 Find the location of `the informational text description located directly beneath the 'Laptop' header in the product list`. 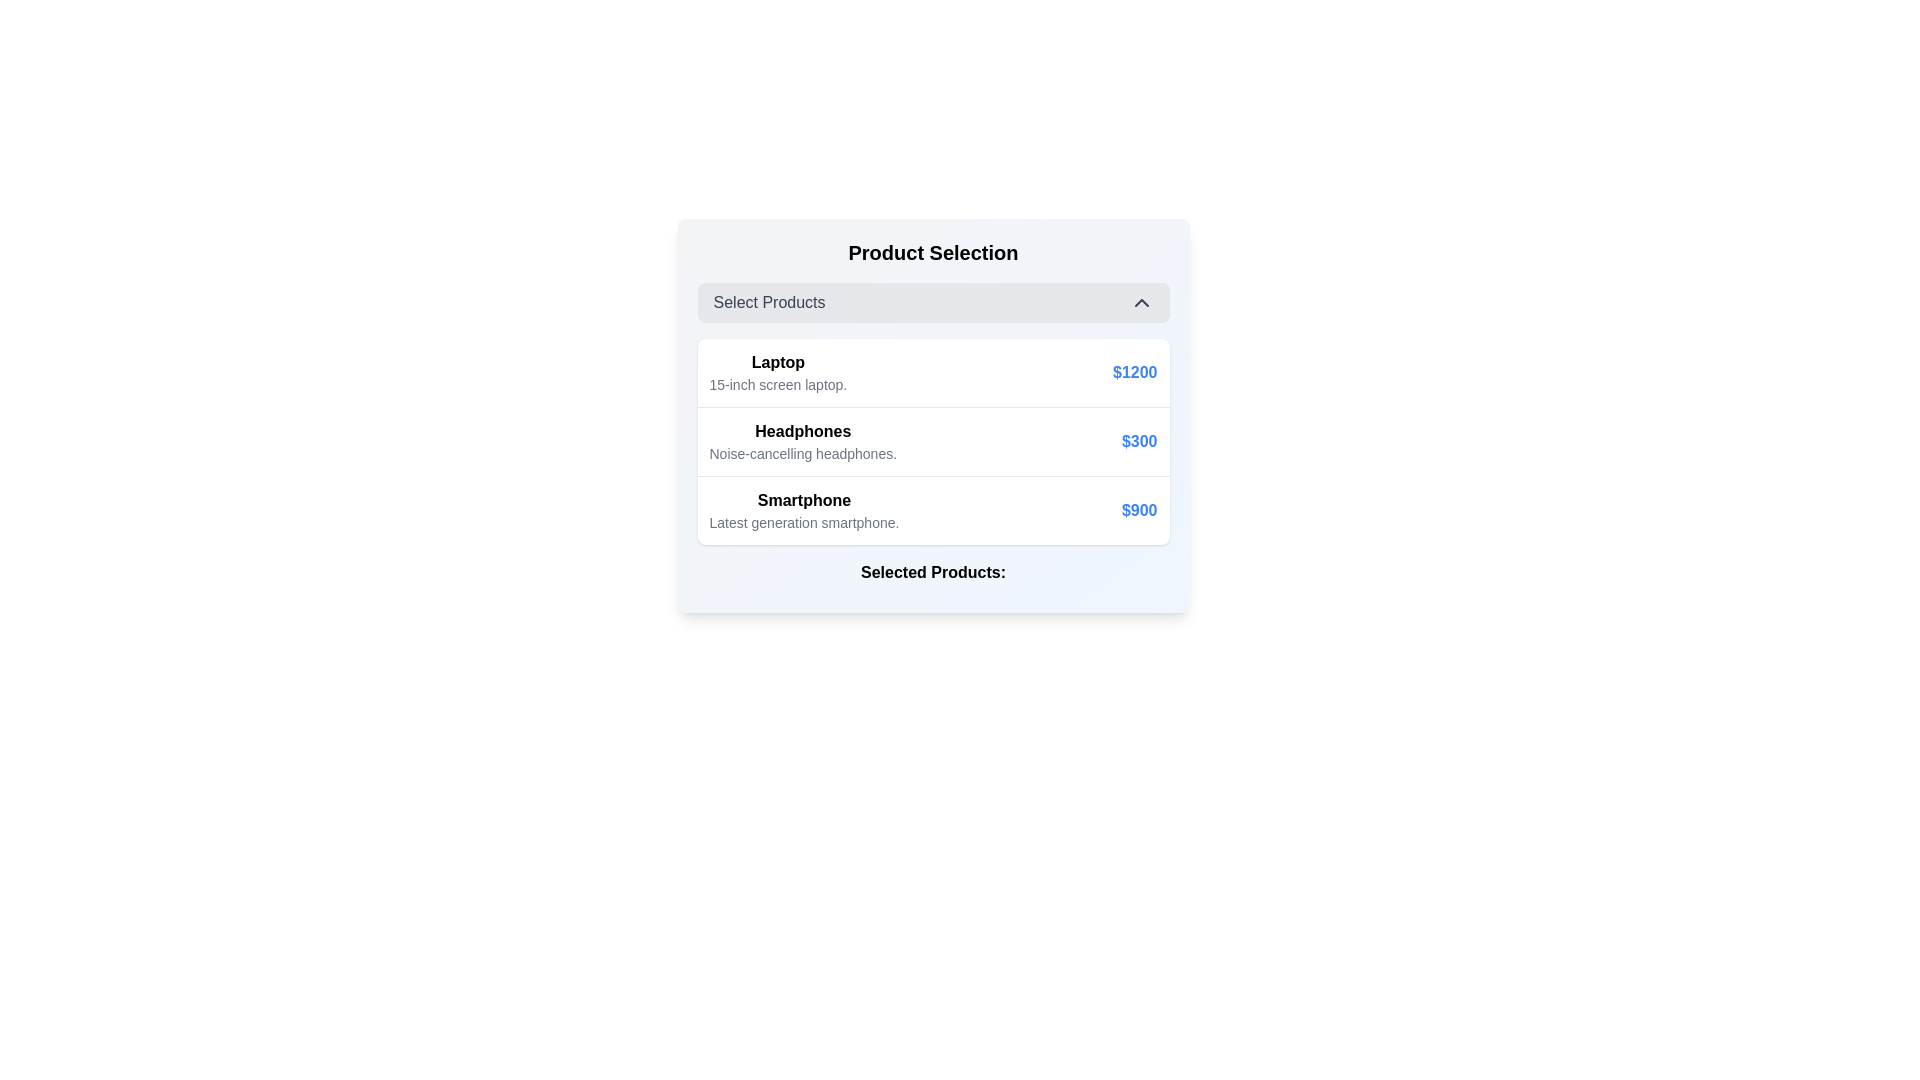

the informational text description located directly beneath the 'Laptop' header in the product list is located at coordinates (777, 385).